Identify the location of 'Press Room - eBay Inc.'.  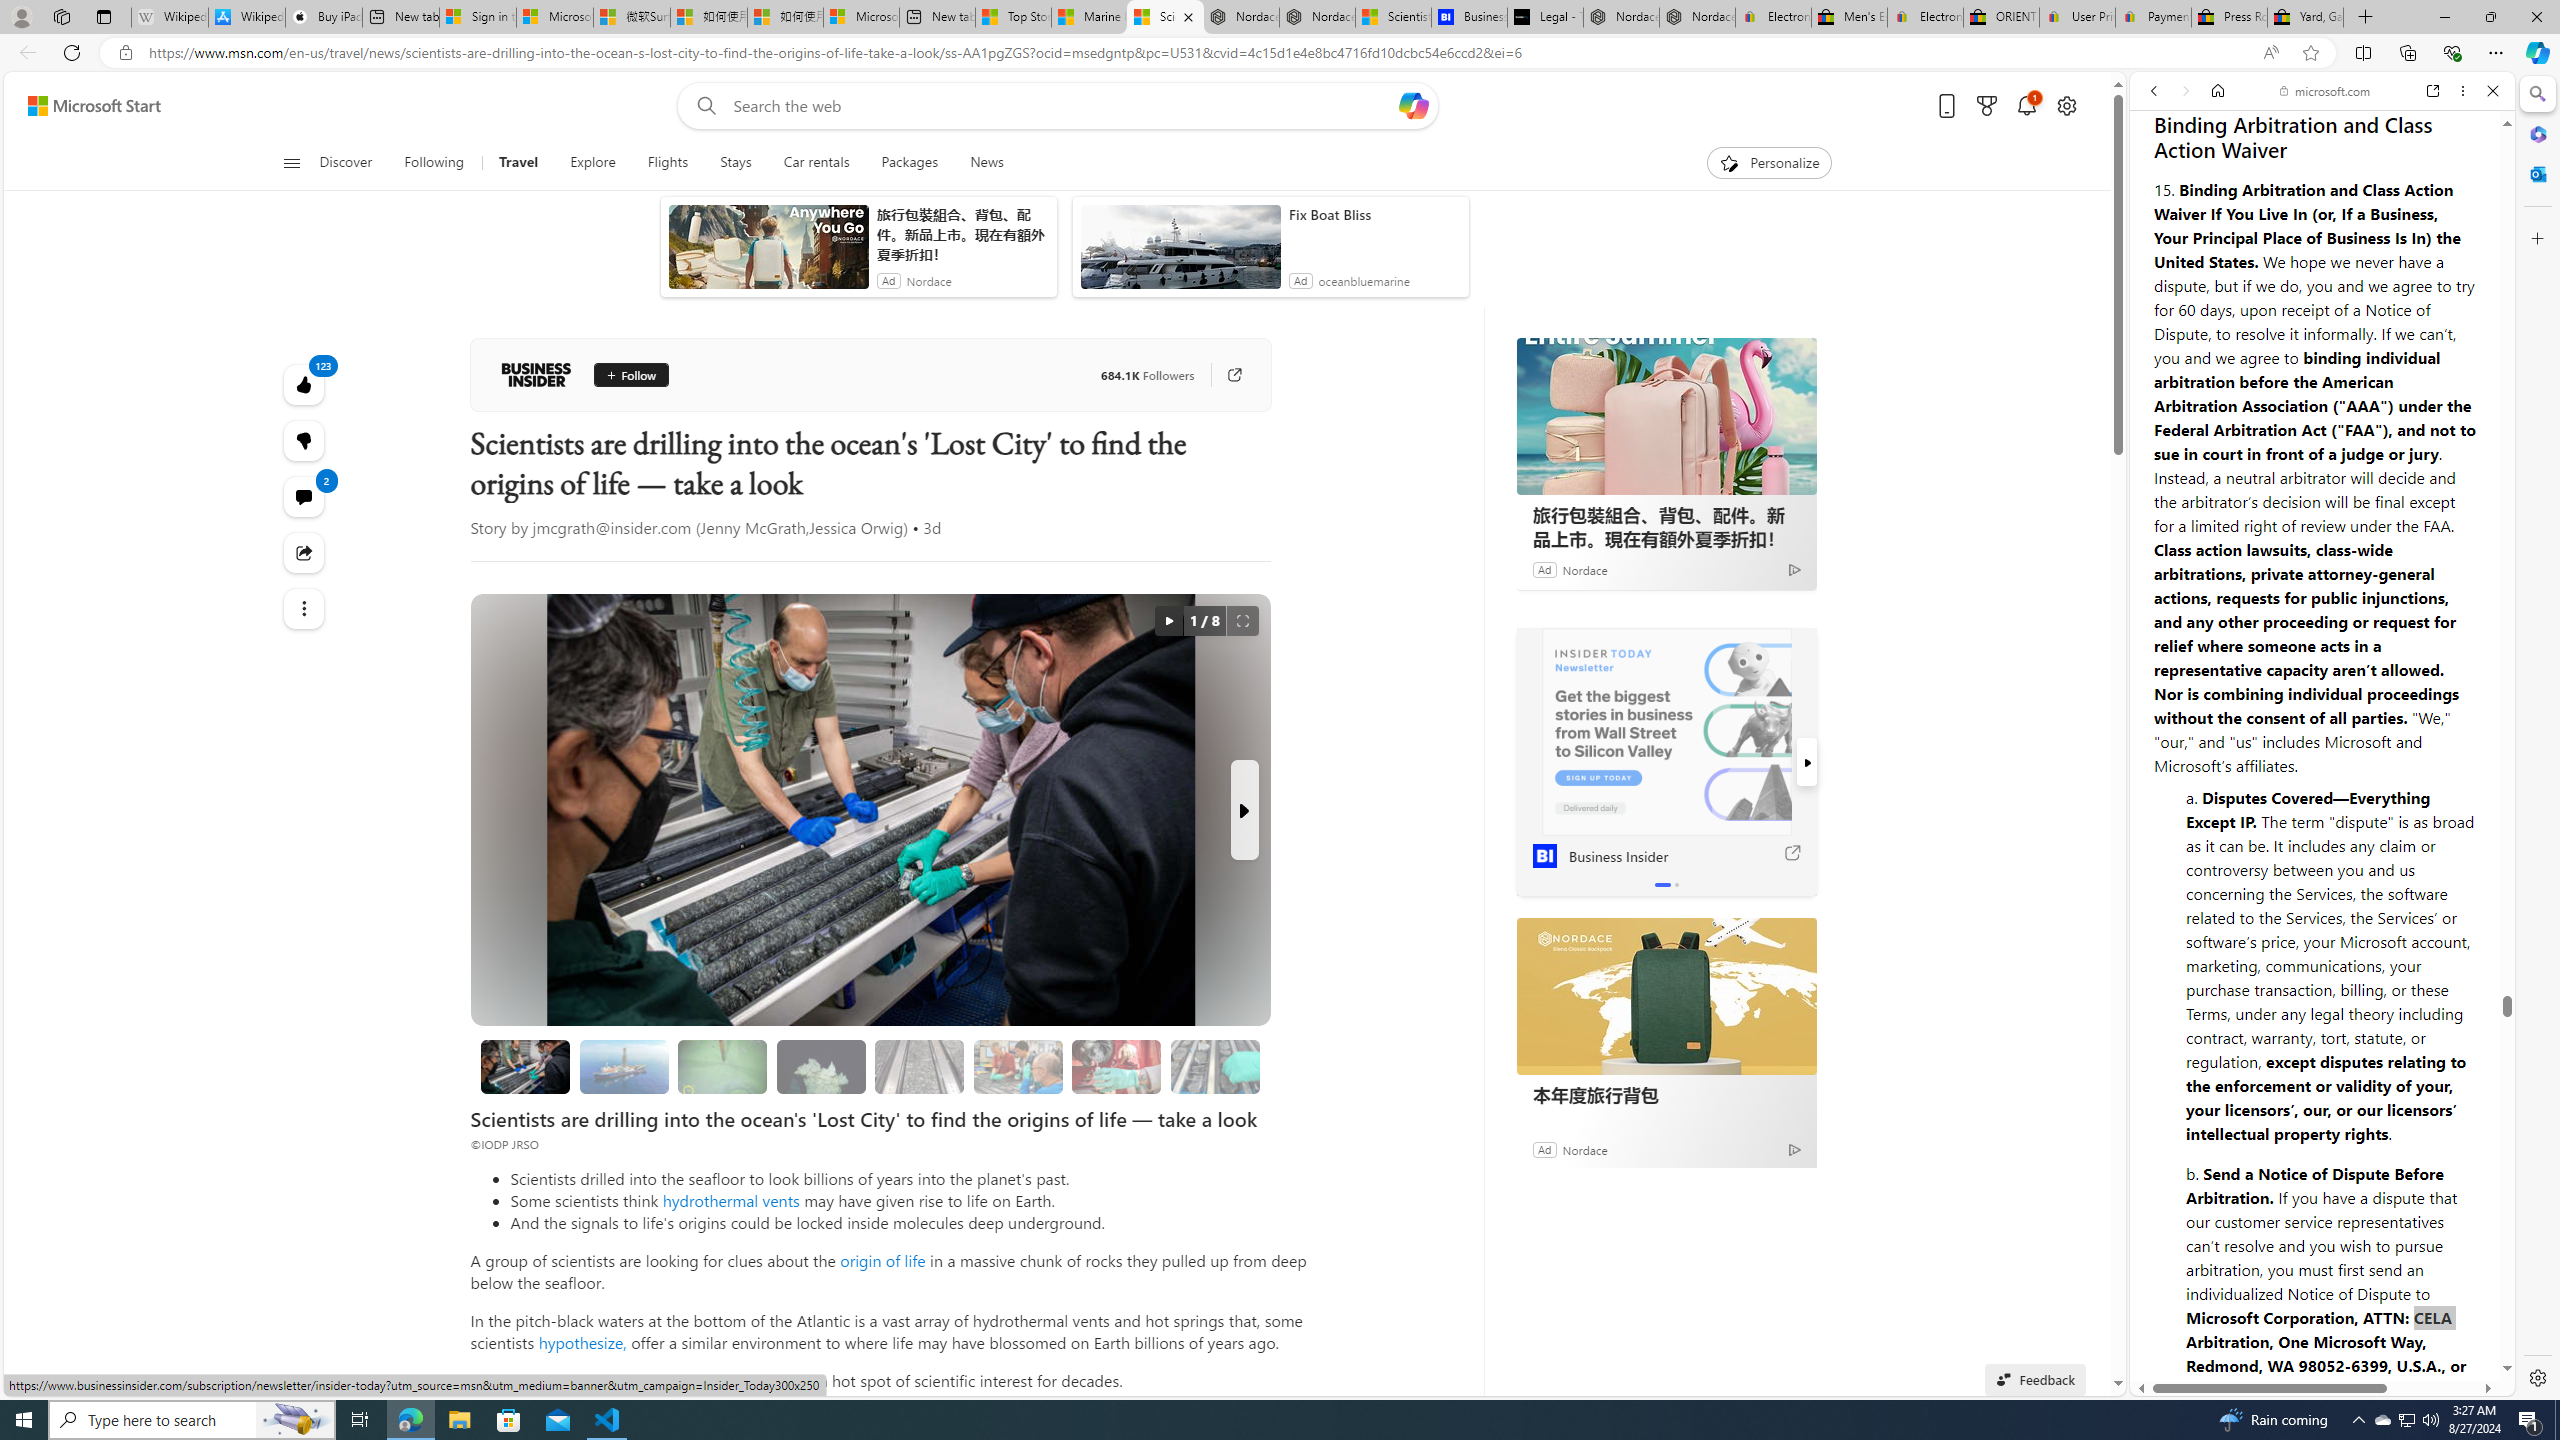
(2229, 16).